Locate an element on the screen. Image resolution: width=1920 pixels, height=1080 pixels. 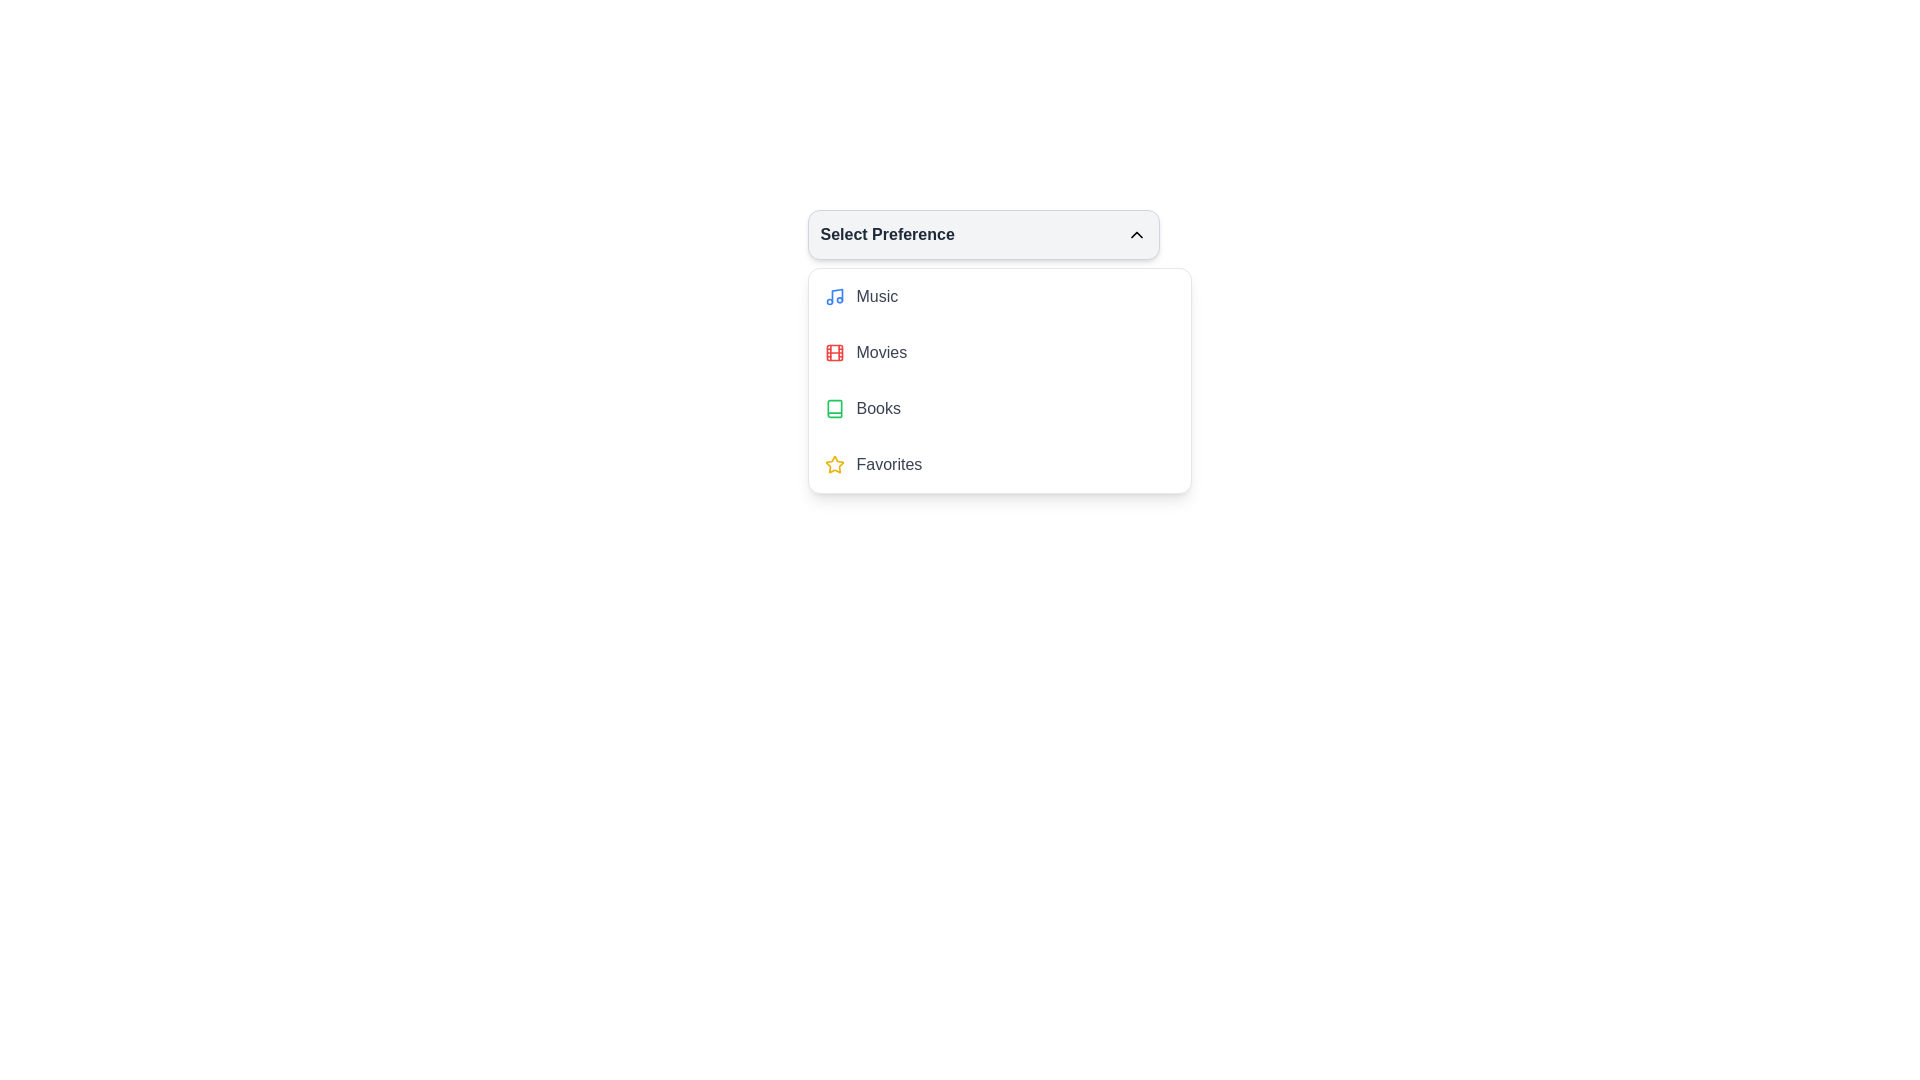
the text label for the 'Favorites' category in the dropdown menu, located below the 'Books' item and to the right of the star icon is located at coordinates (888, 465).